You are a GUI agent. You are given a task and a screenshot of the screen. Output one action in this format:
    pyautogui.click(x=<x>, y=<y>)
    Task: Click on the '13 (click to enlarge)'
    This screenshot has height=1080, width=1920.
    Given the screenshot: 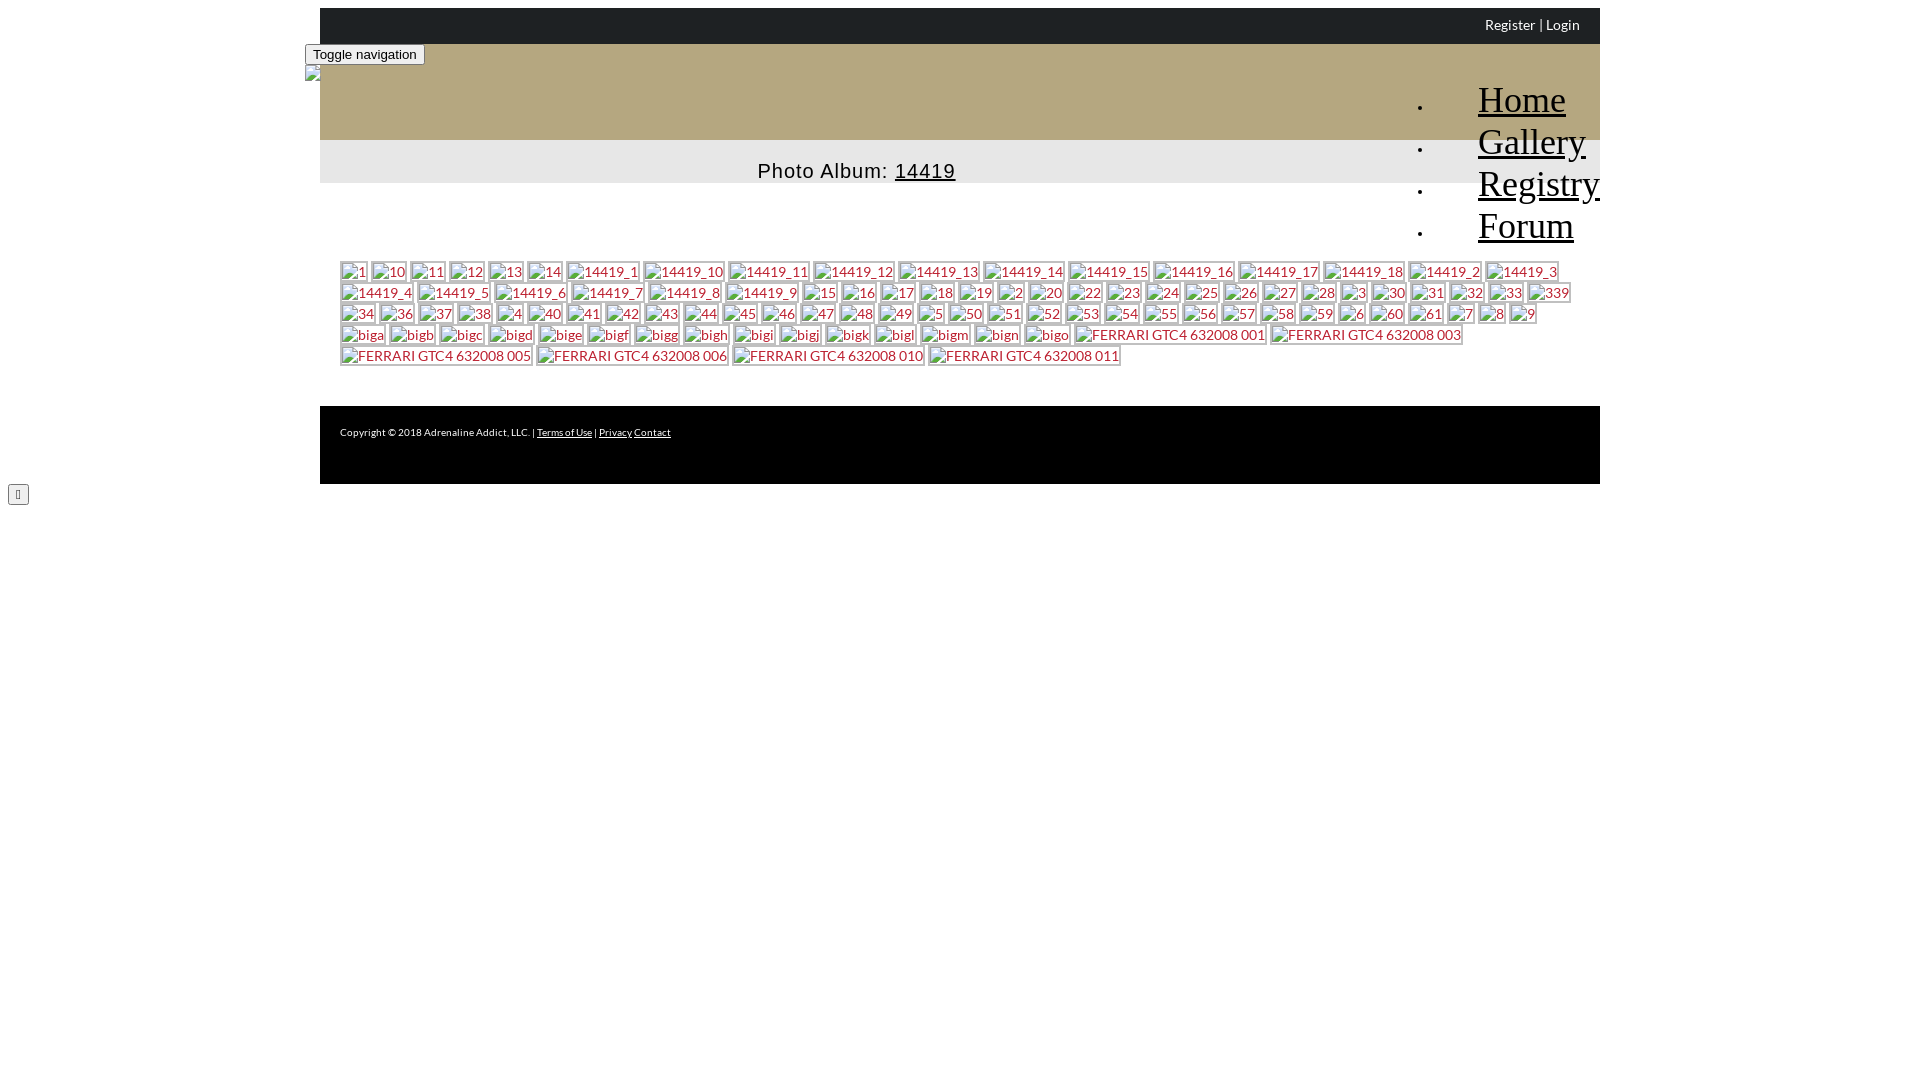 What is the action you would take?
    pyautogui.click(x=505, y=271)
    